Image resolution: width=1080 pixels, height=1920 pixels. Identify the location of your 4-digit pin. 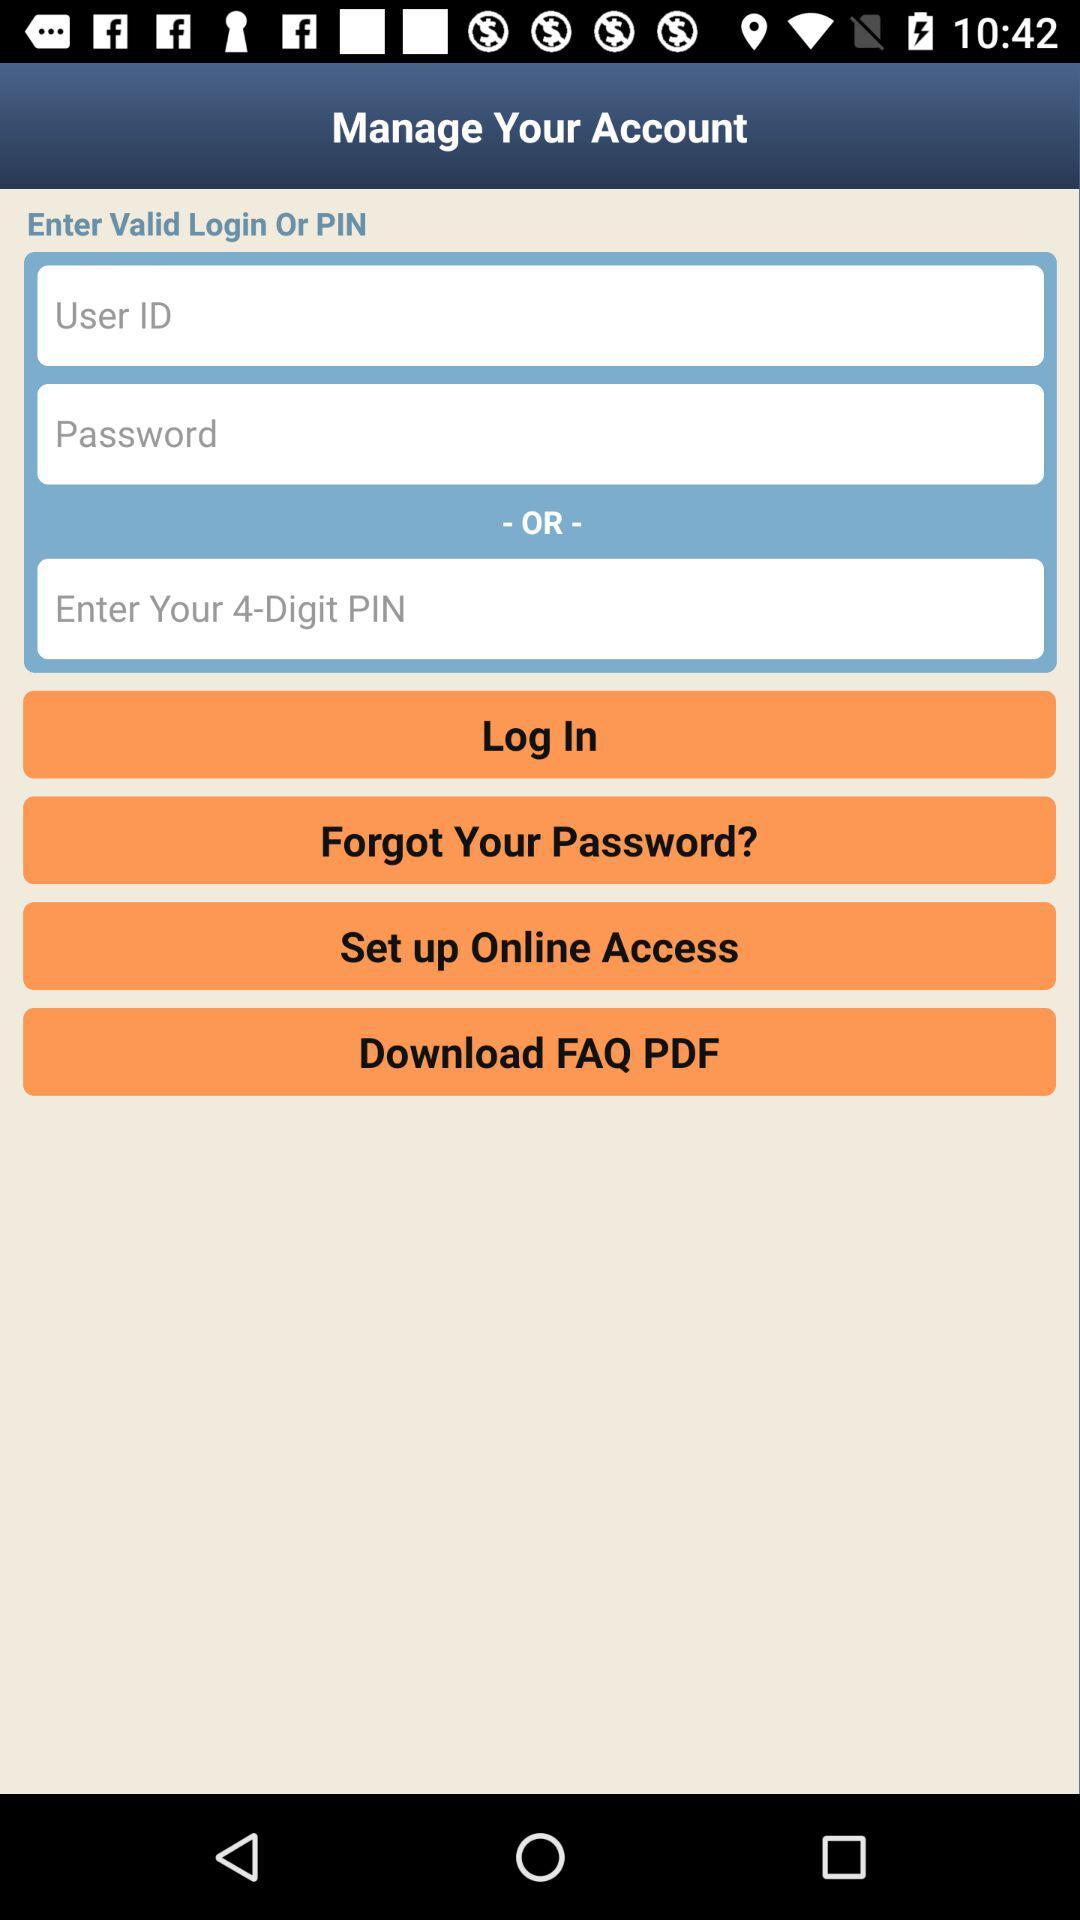
(540, 608).